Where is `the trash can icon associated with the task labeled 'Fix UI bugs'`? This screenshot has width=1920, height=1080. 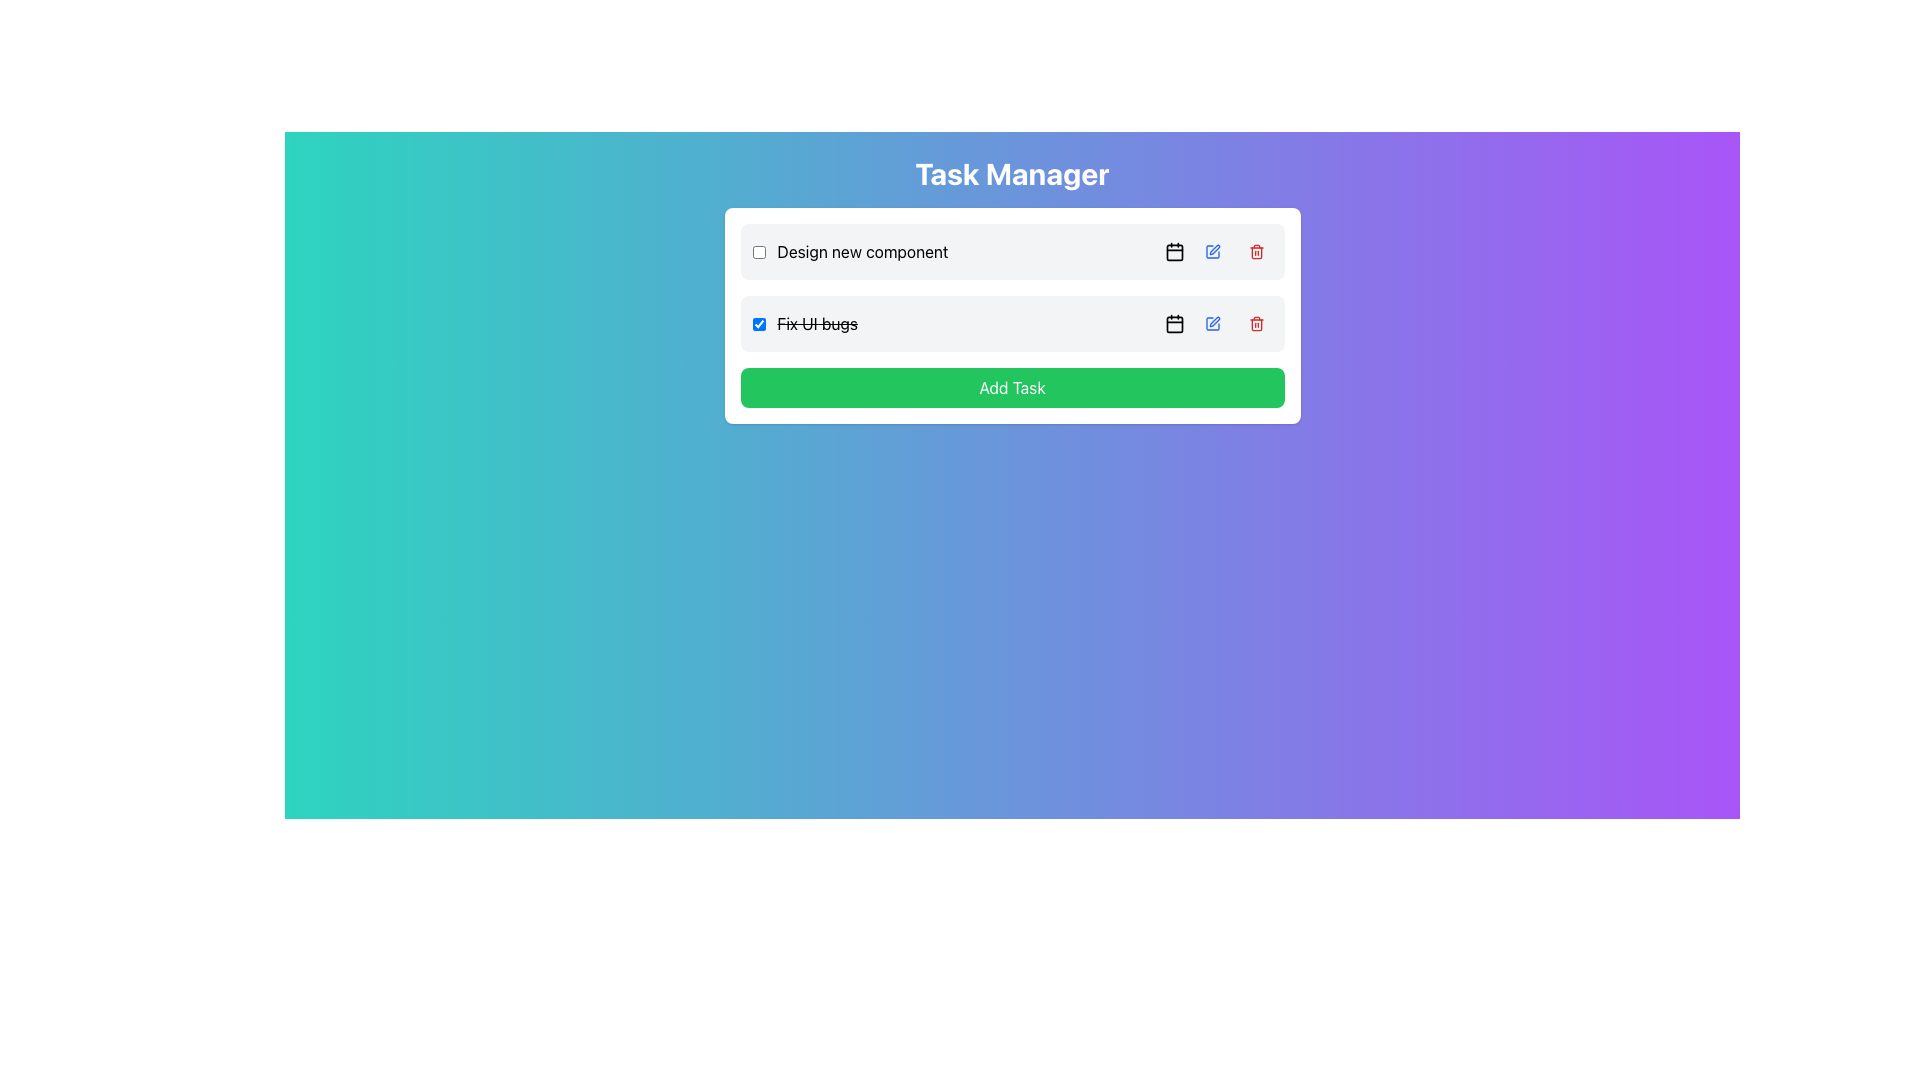 the trash can icon associated with the task labeled 'Fix UI bugs' is located at coordinates (1255, 252).